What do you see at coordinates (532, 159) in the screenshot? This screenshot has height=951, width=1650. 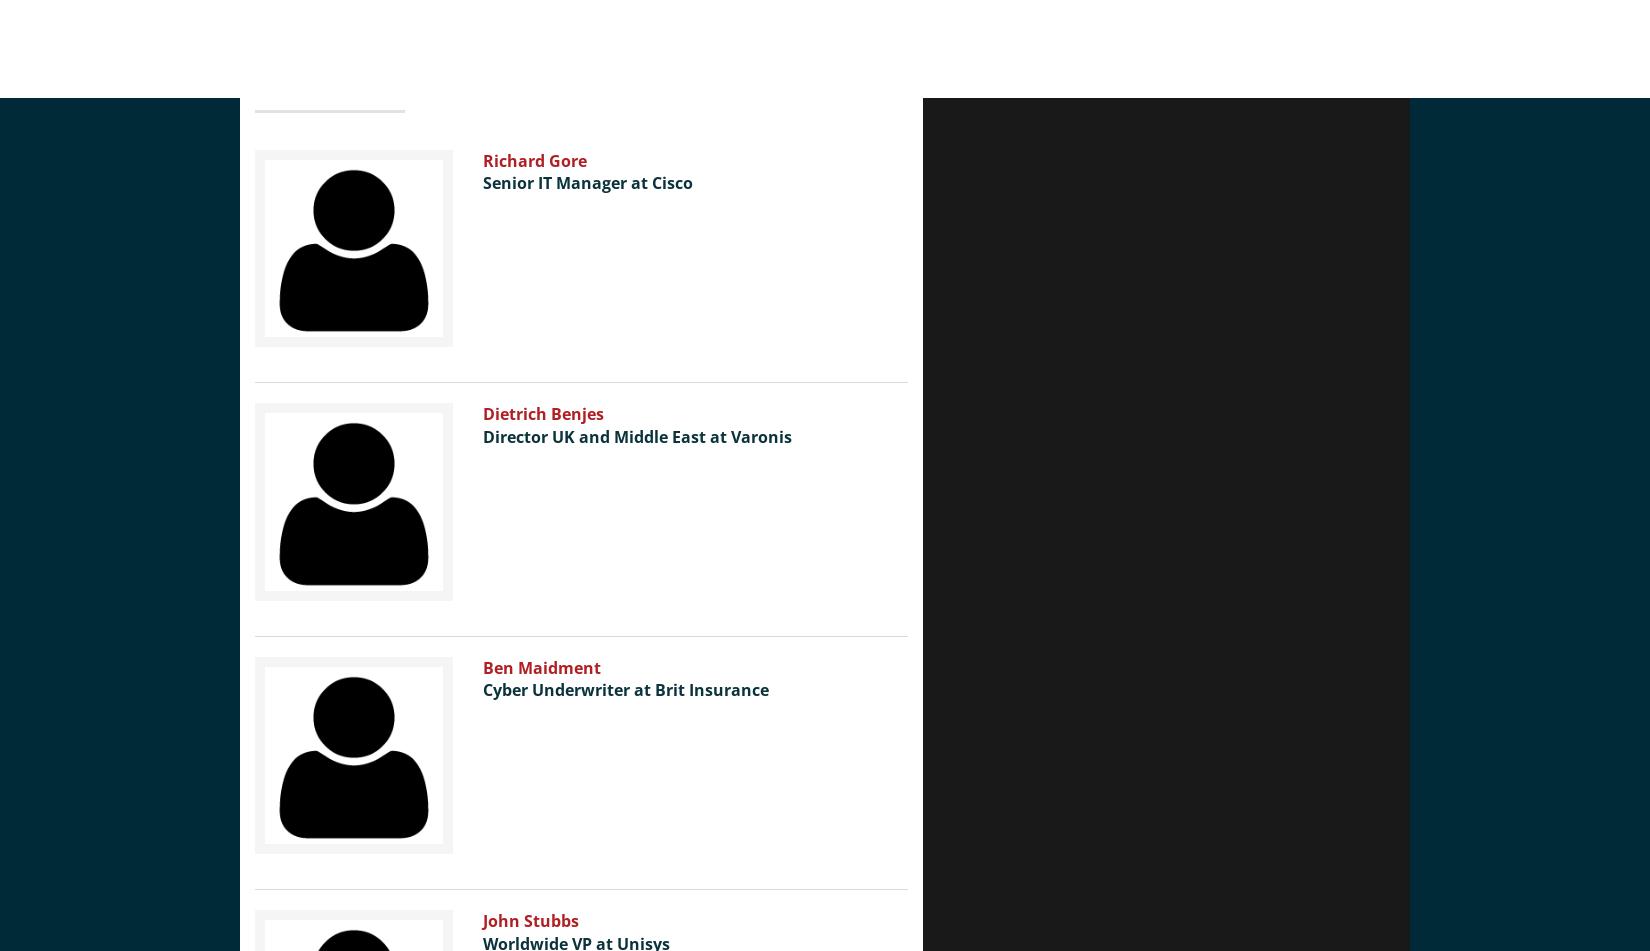 I see `'Richard Gore'` at bounding box center [532, 159].